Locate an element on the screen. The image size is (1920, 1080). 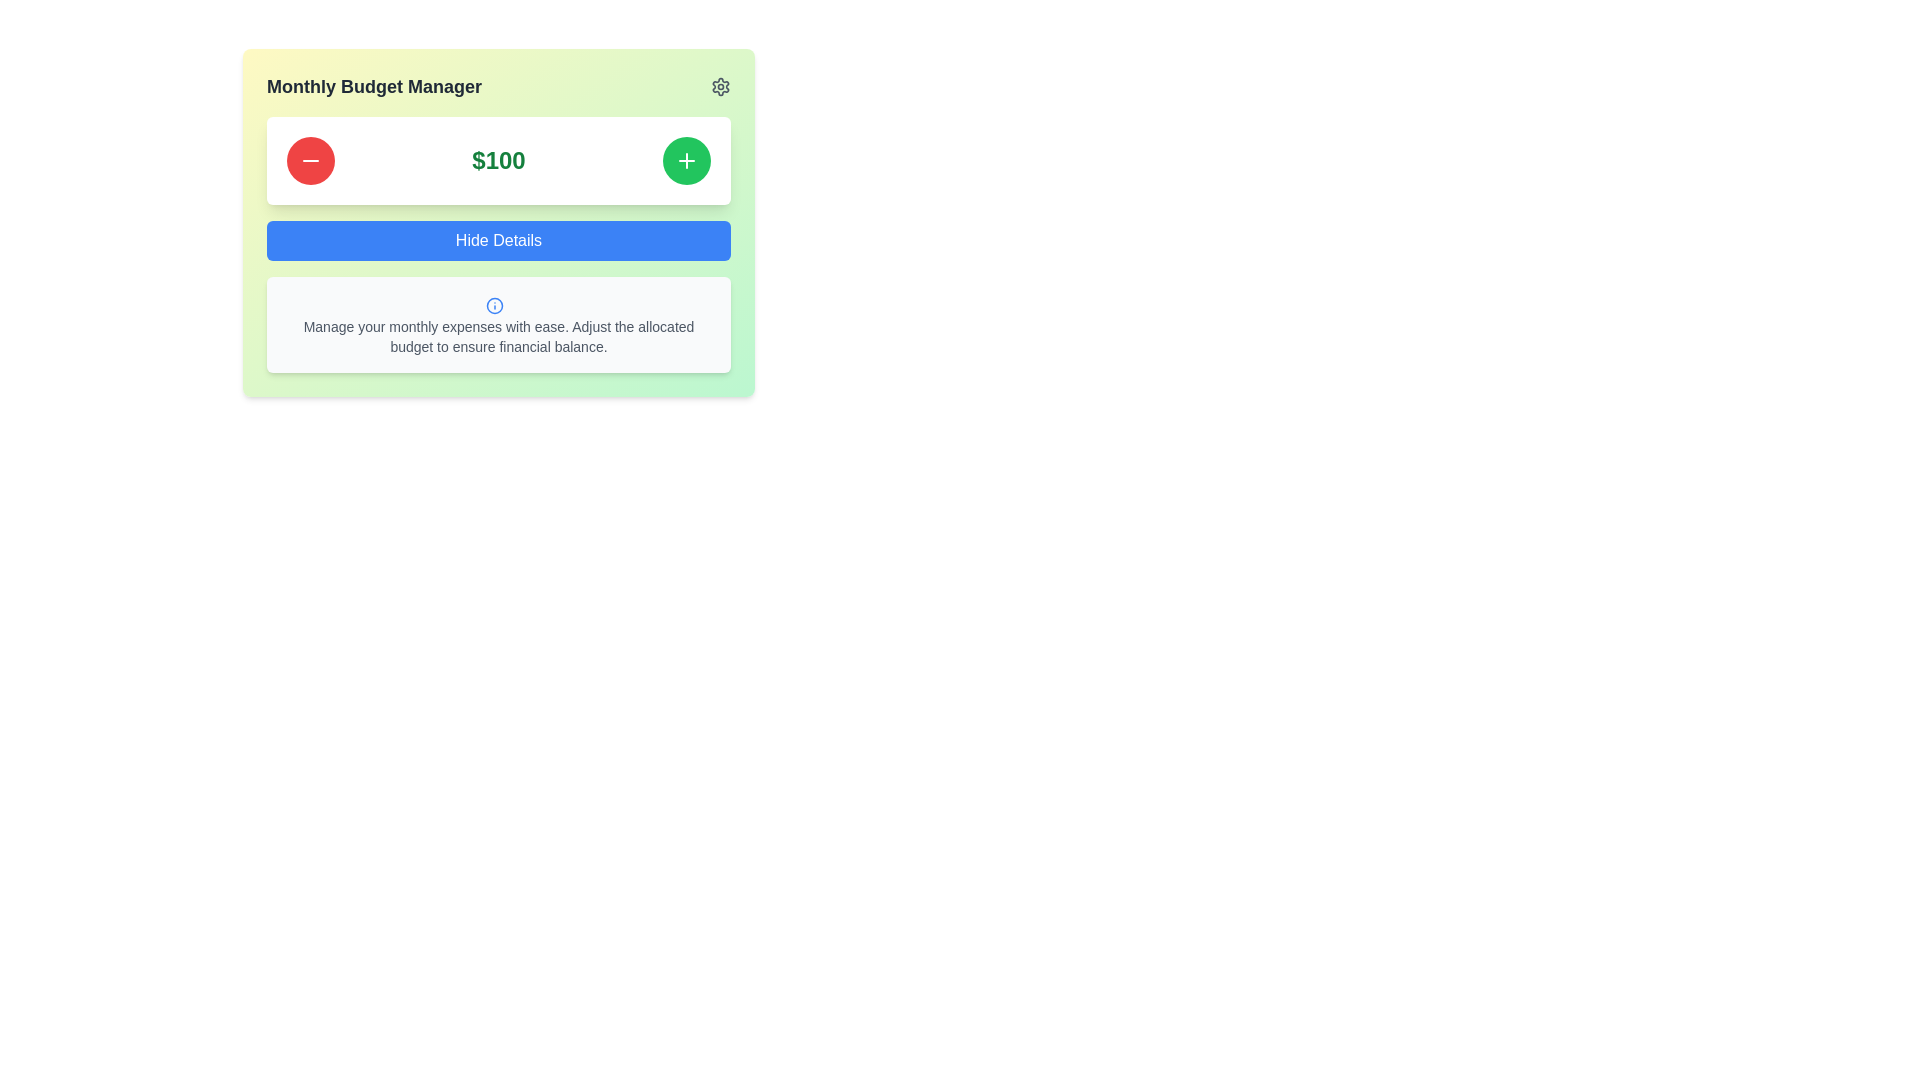
the plus button in the budget adjustment section, which is located between the title 'Monthly Budget Manager' and the 'Hide Details' button is located at coordinates (499, 160).